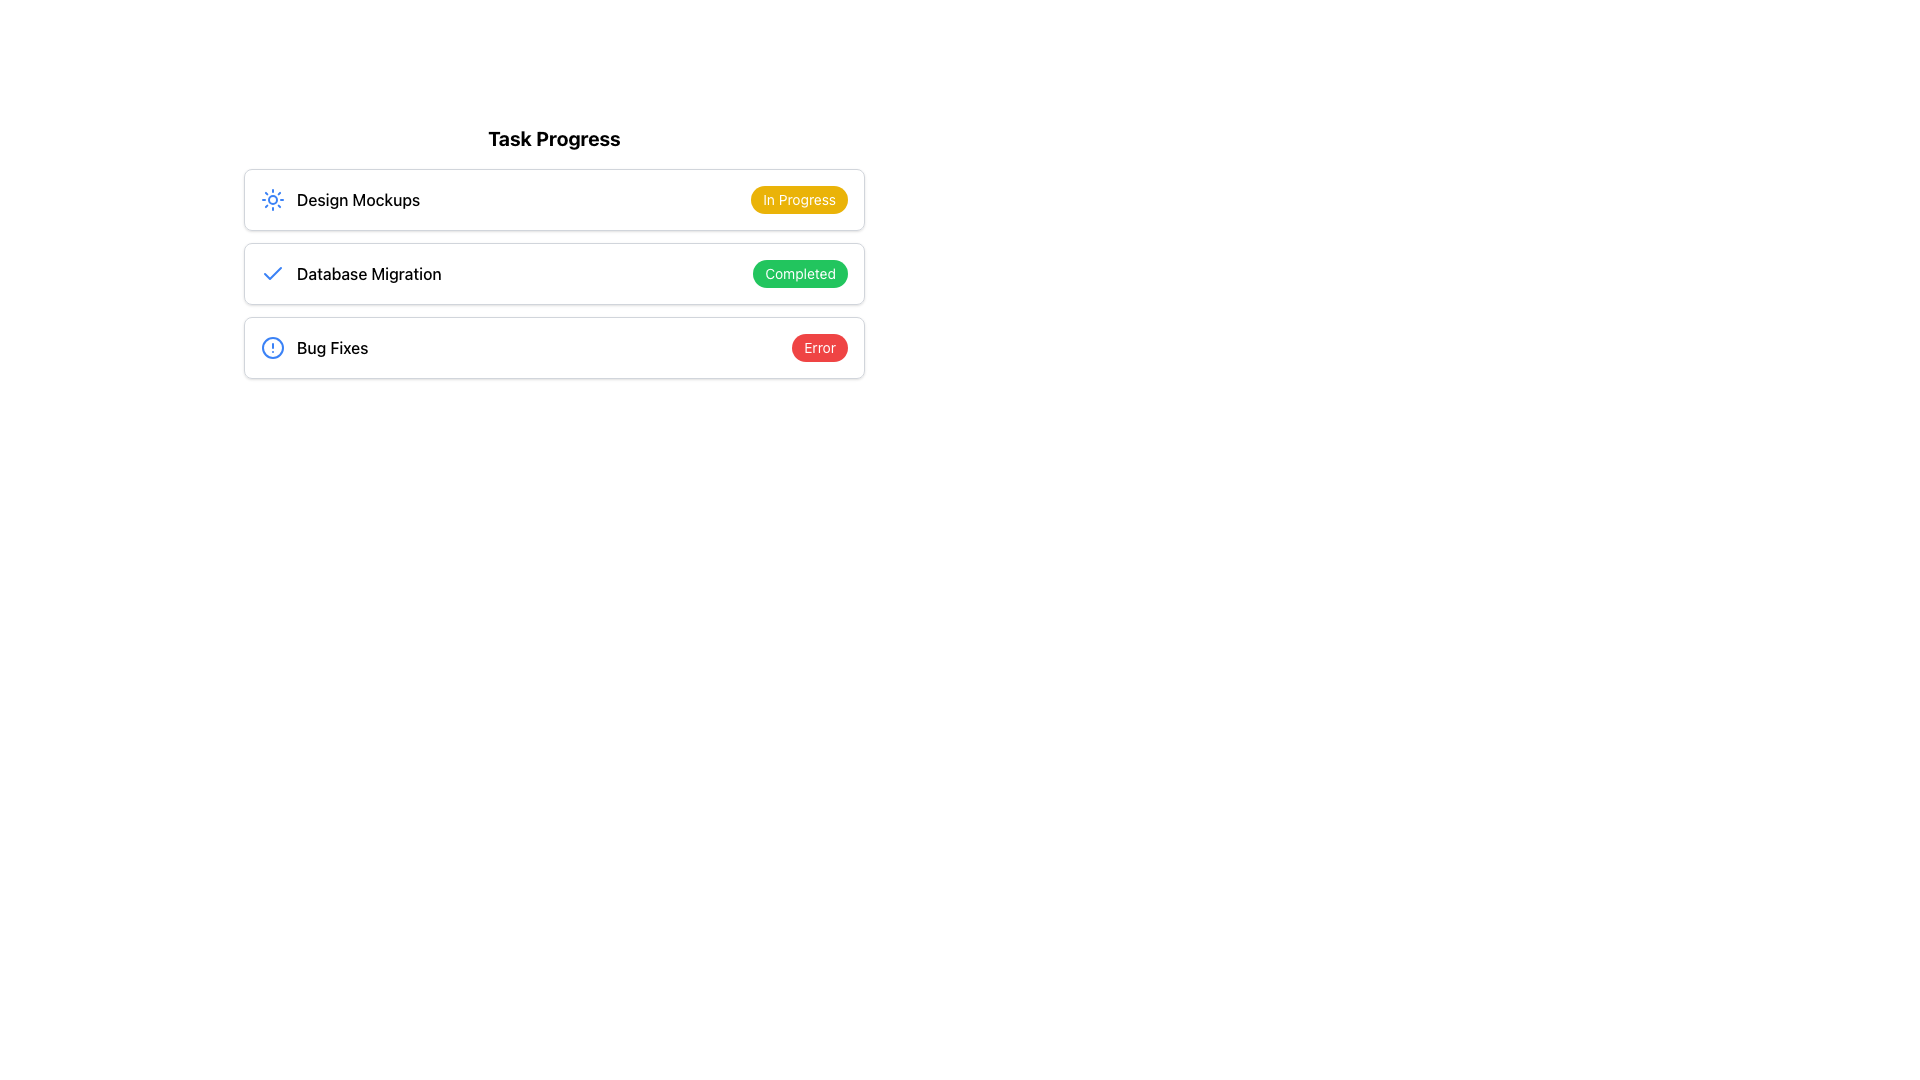 The height and width of the screenshot is (1080, 1920). Describe the element at coordinates (272, 273) in the screenshot. I see `the checkmark icon indicating the completion status of the 'Database Migration' task` at that location.